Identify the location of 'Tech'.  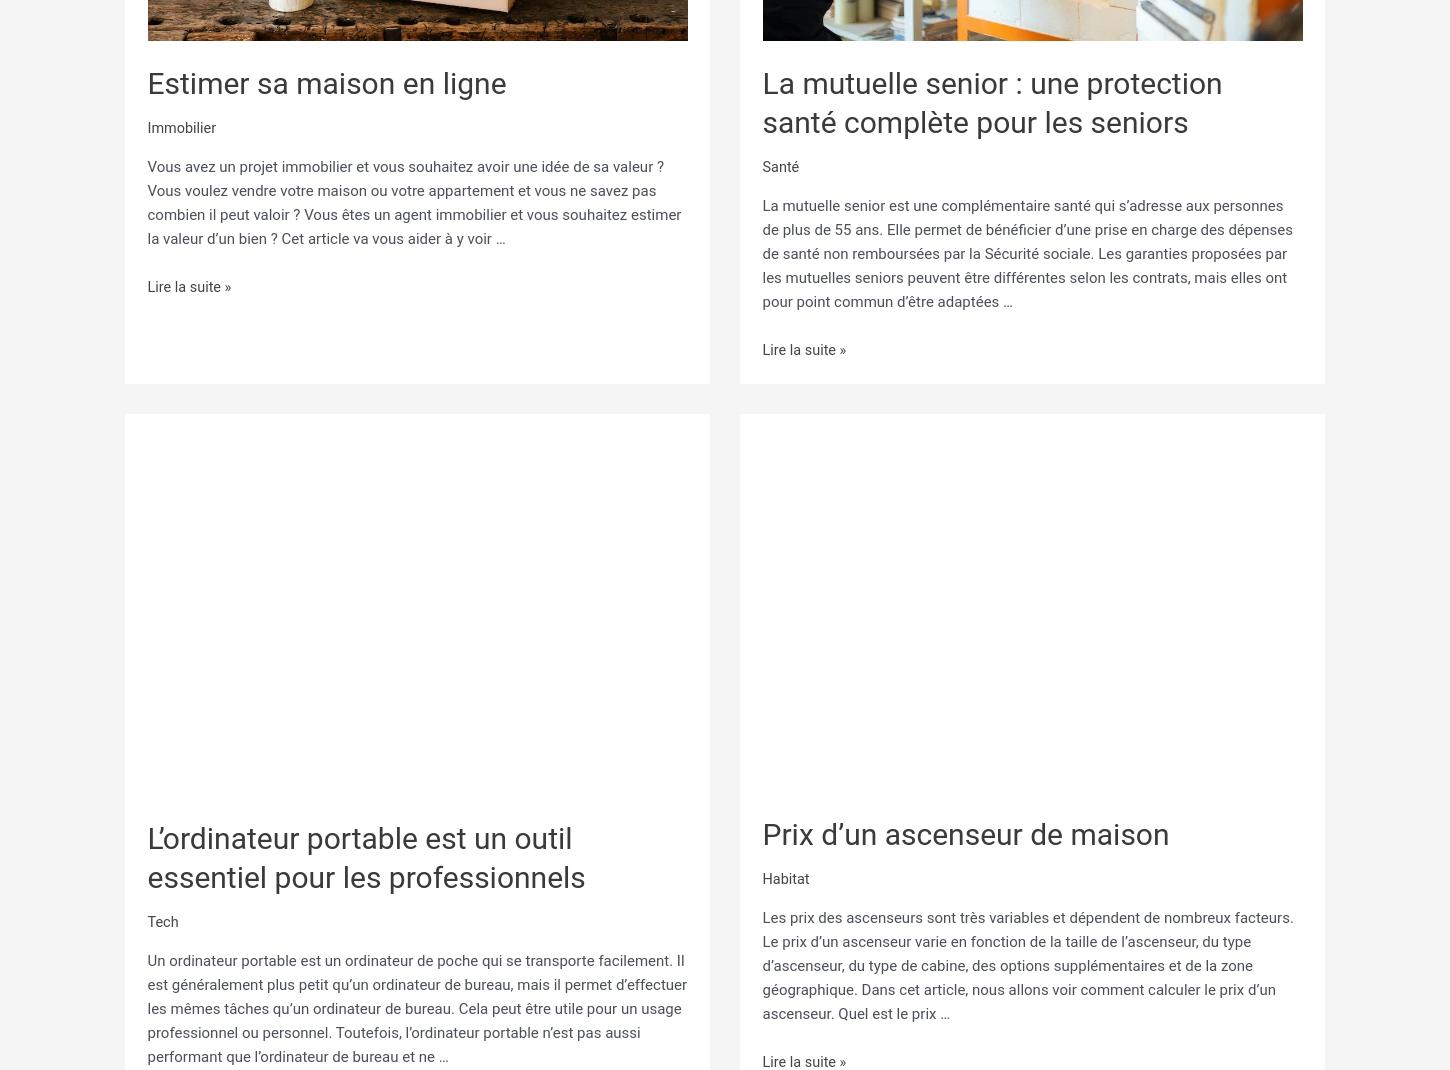
(161, 919).